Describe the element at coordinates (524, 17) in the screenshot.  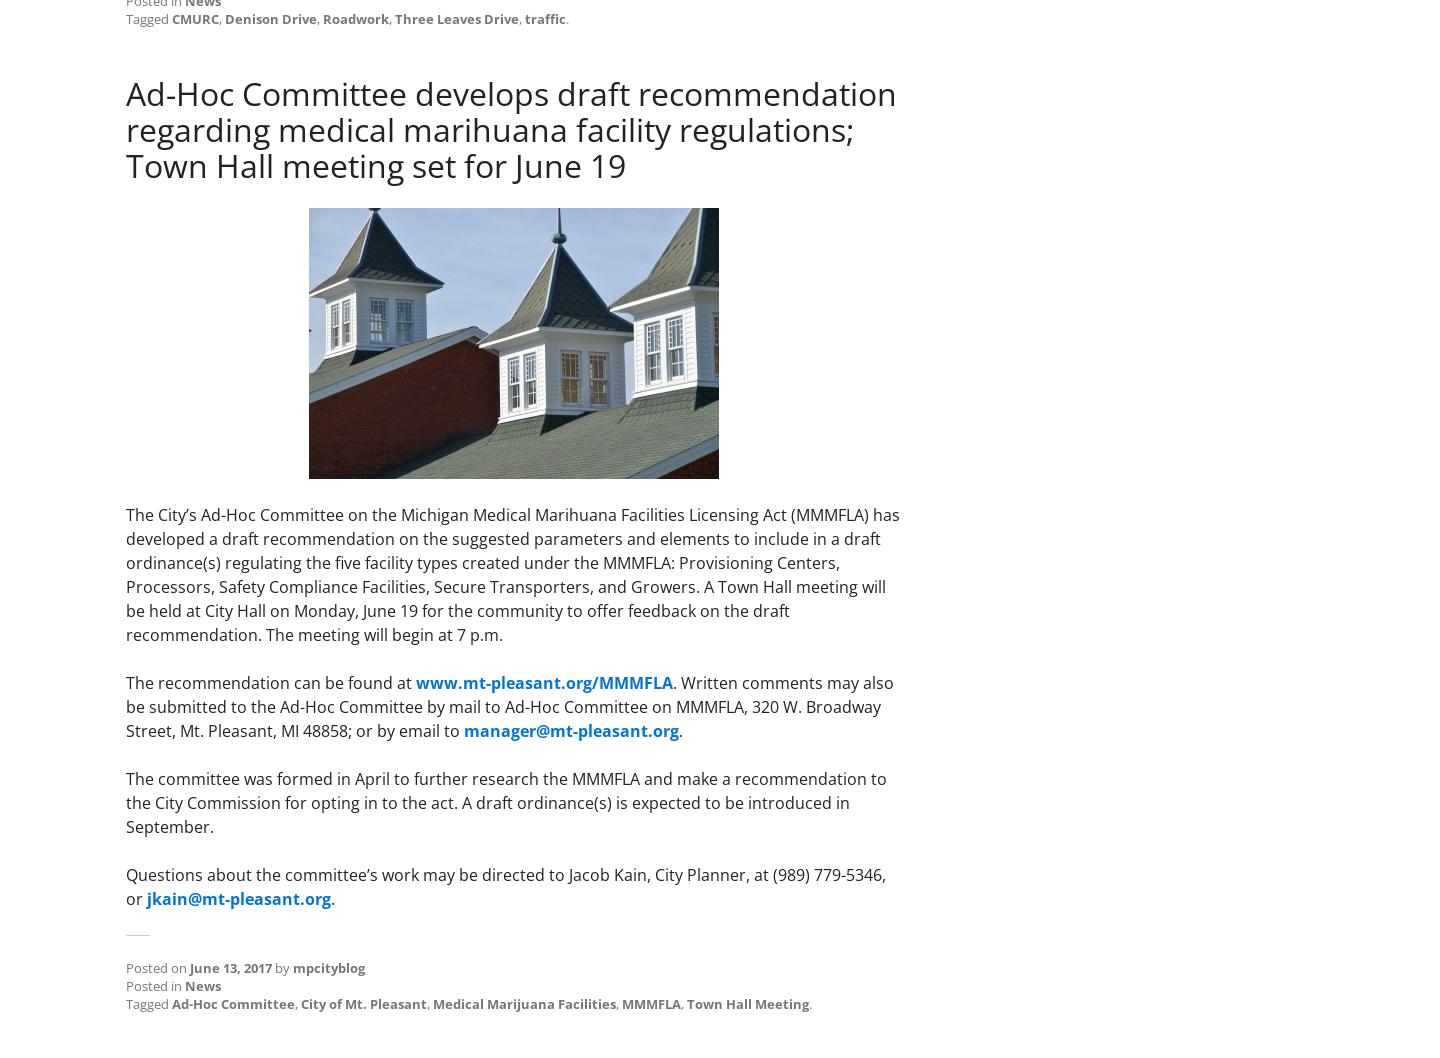
I see `'traffic'` at that location.